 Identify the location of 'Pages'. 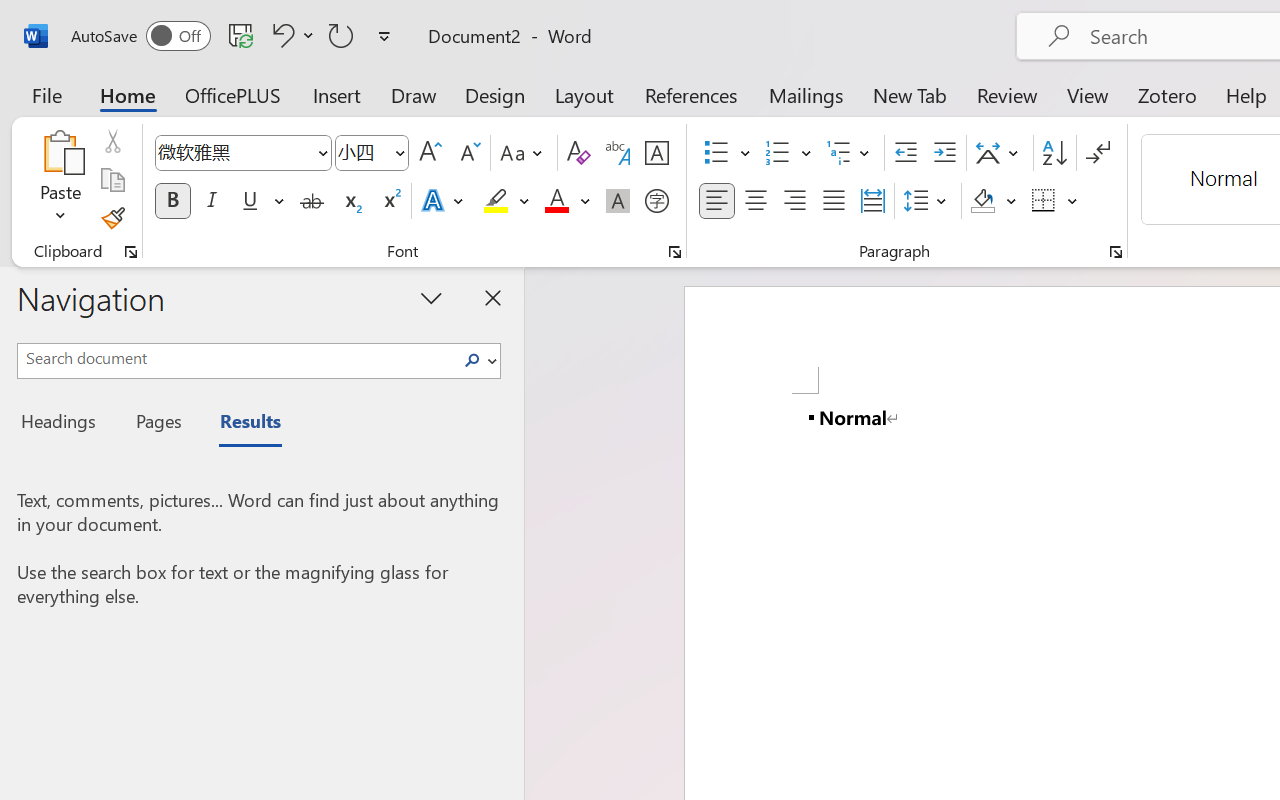
(155, 424).